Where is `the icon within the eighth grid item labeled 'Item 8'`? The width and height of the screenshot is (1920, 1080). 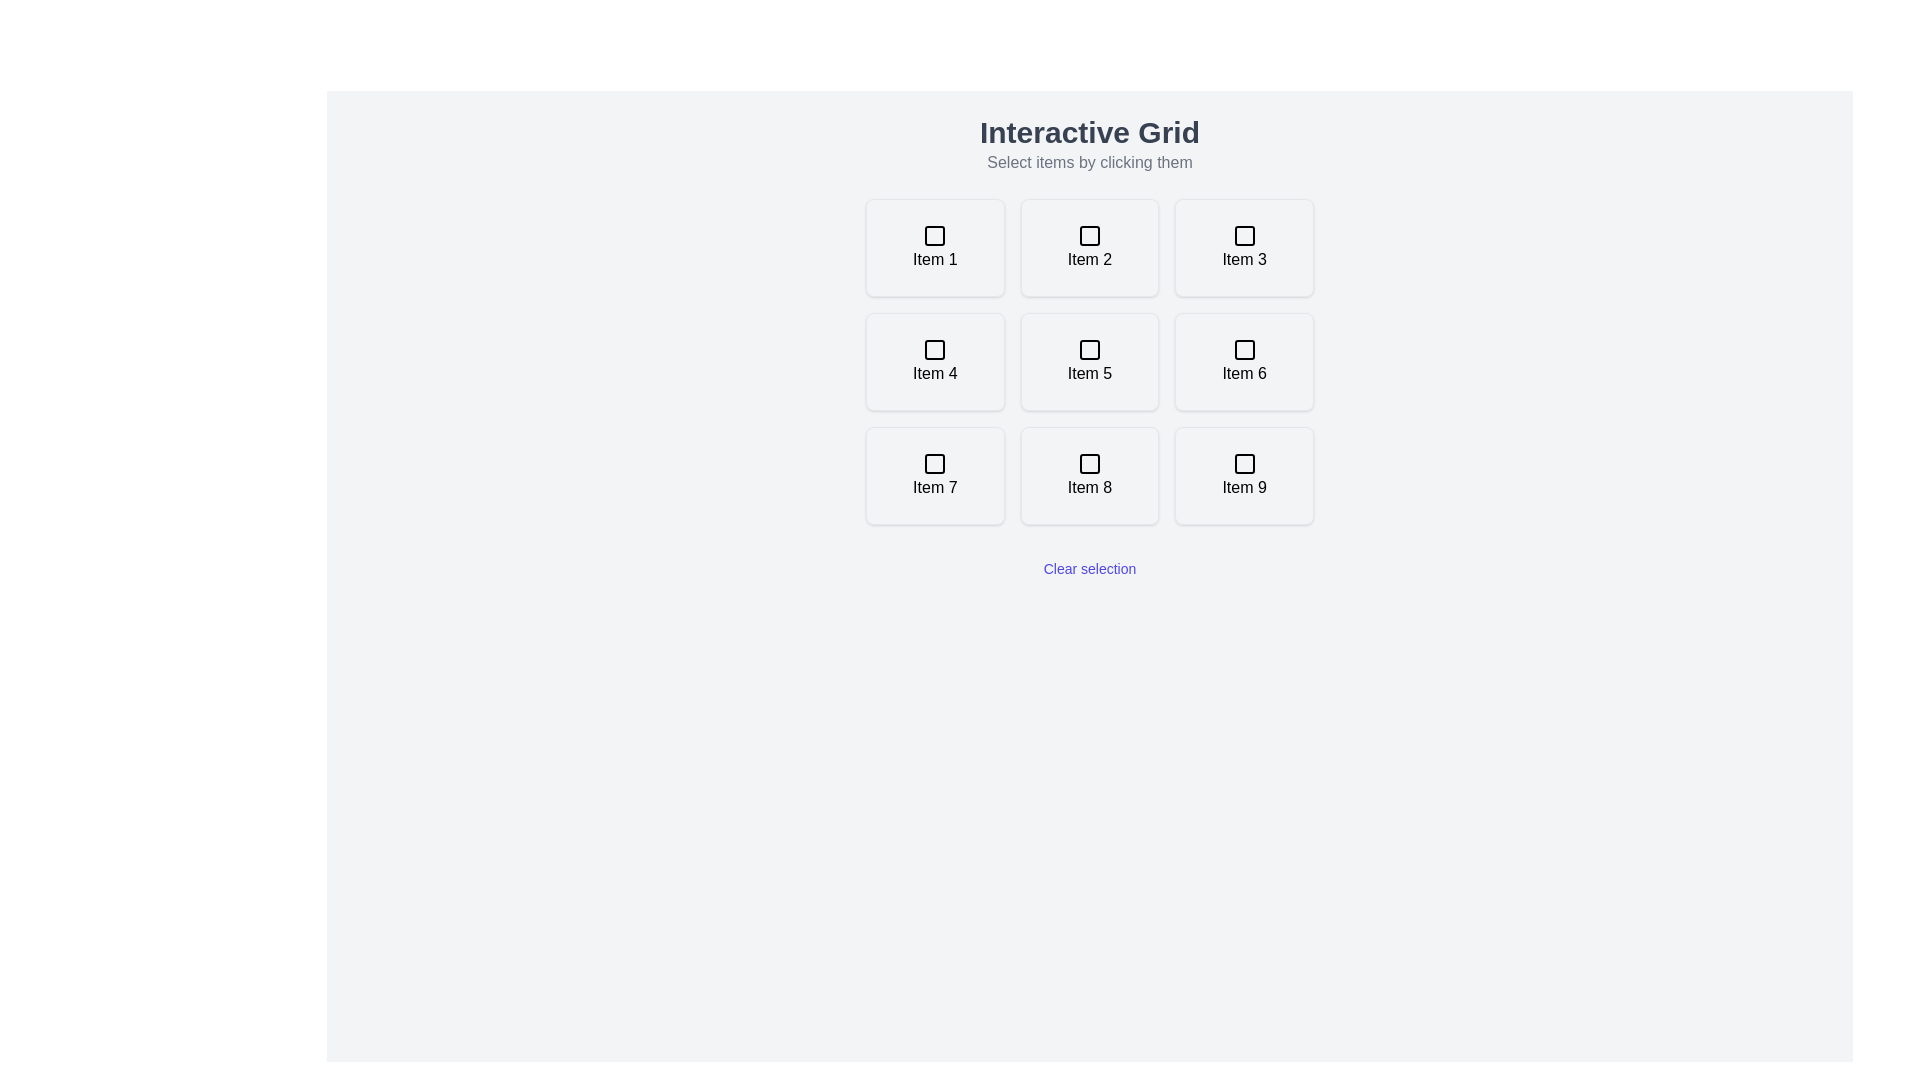 the icon within the eighth grid item labeled 'Item 8' is located at coordinates (1088, 463).